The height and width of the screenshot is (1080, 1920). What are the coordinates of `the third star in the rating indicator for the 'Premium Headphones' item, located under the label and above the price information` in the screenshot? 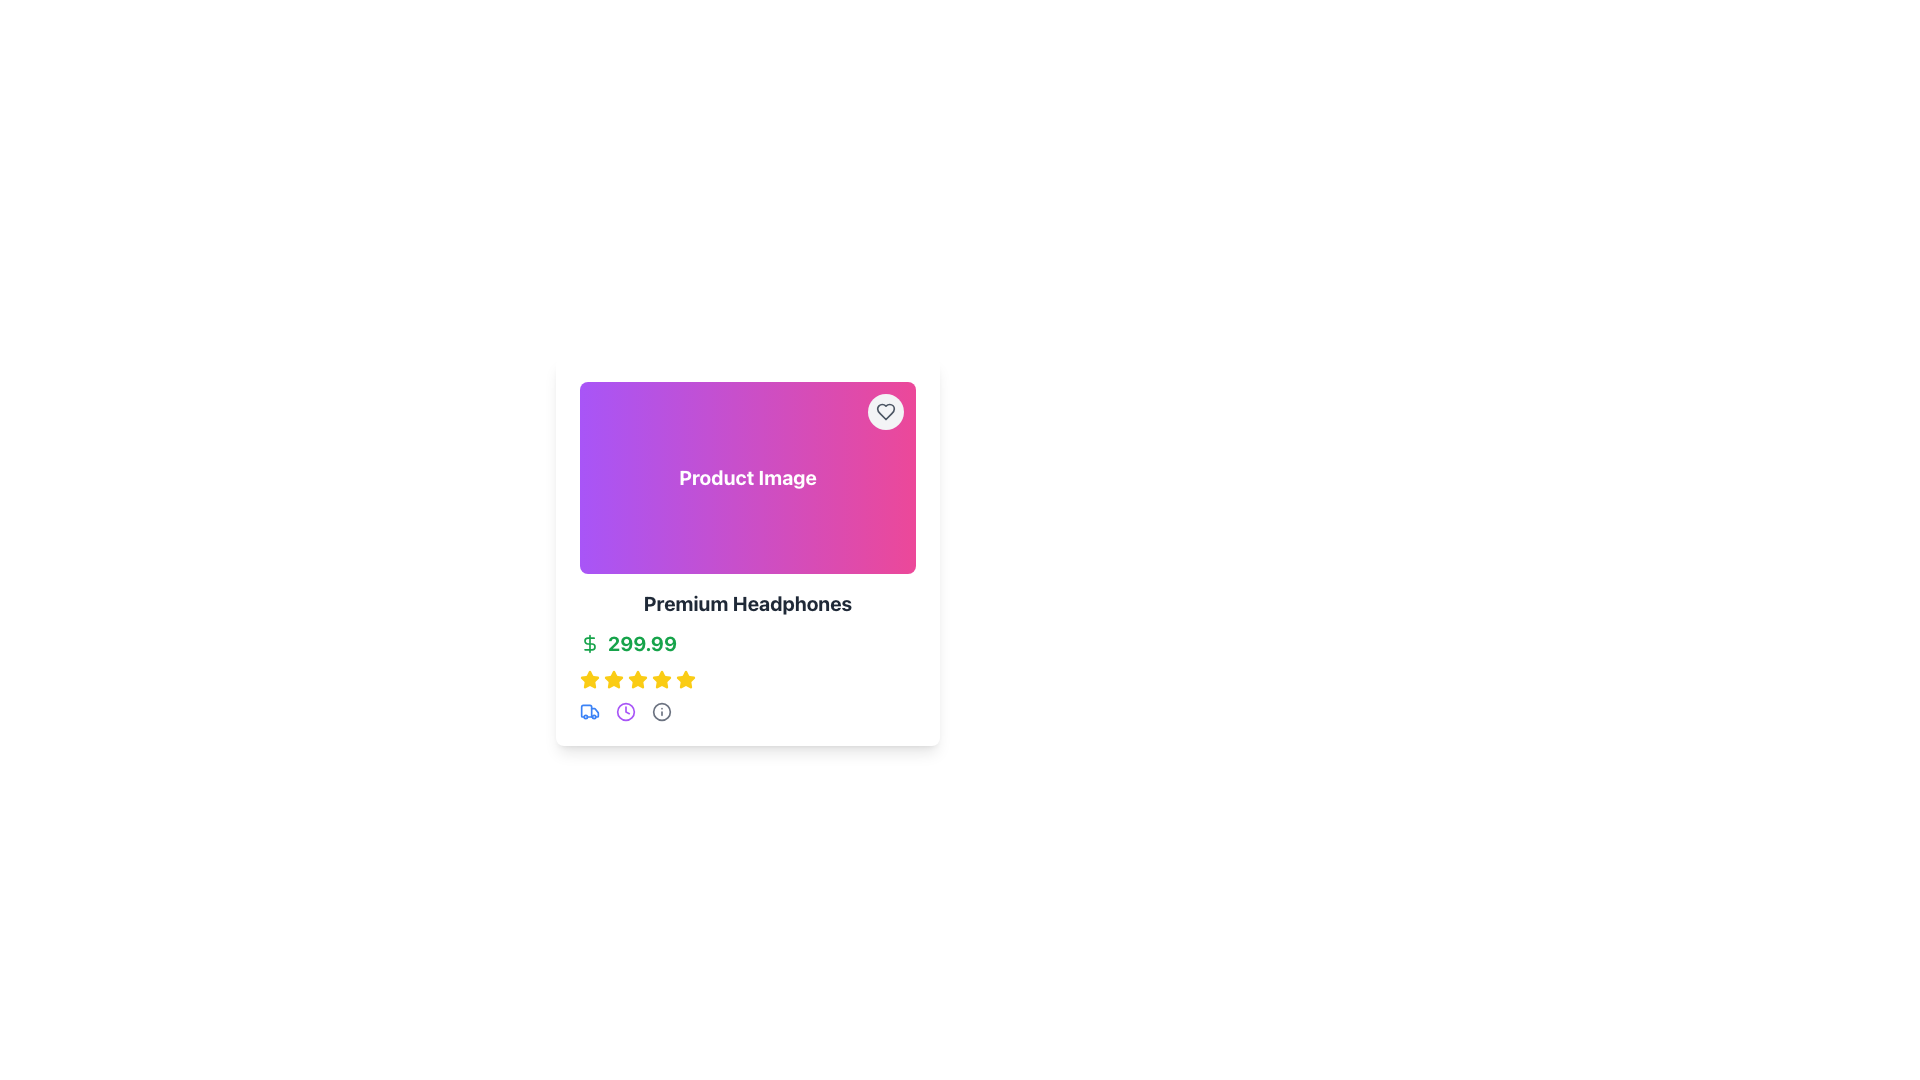 It's located at (637, 678).